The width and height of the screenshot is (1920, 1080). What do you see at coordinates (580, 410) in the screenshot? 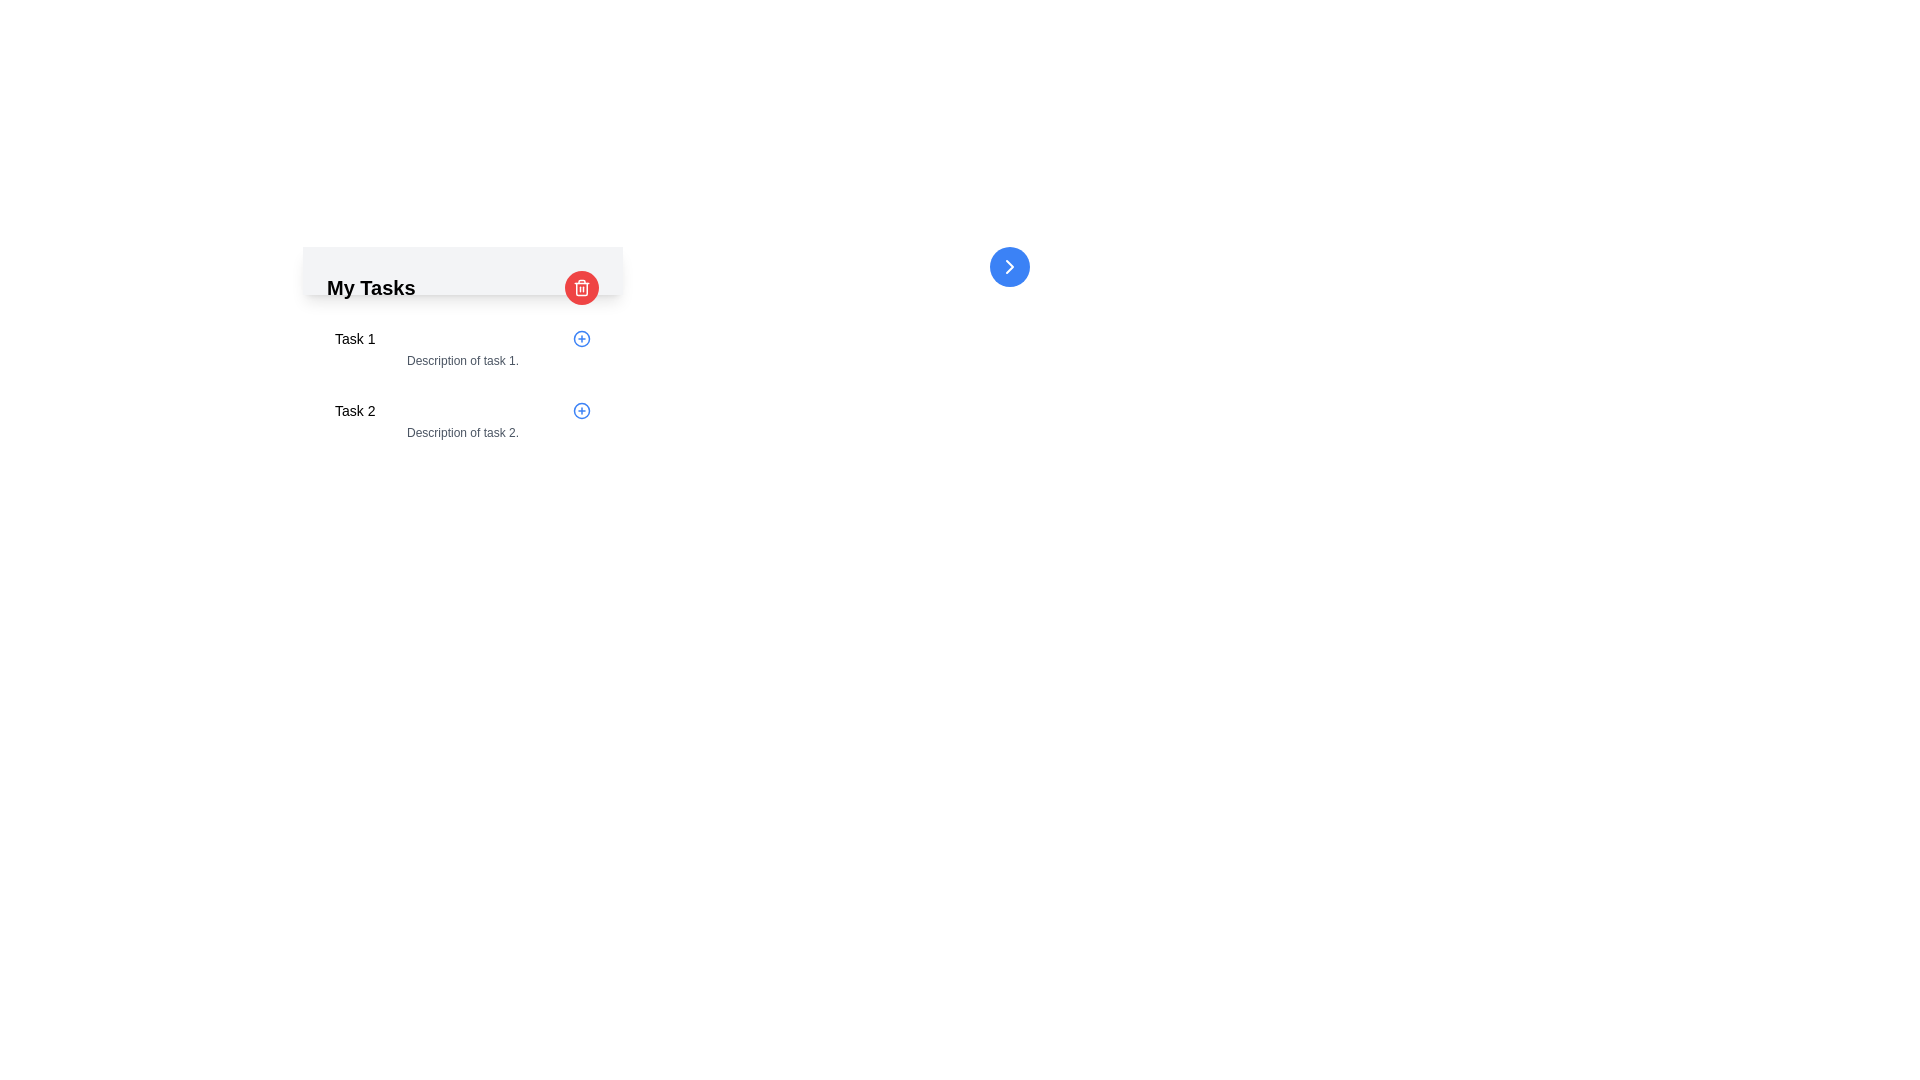
I see `the add icon button located to the right of the 'Task 2' label` at bounding box center [580, 410].